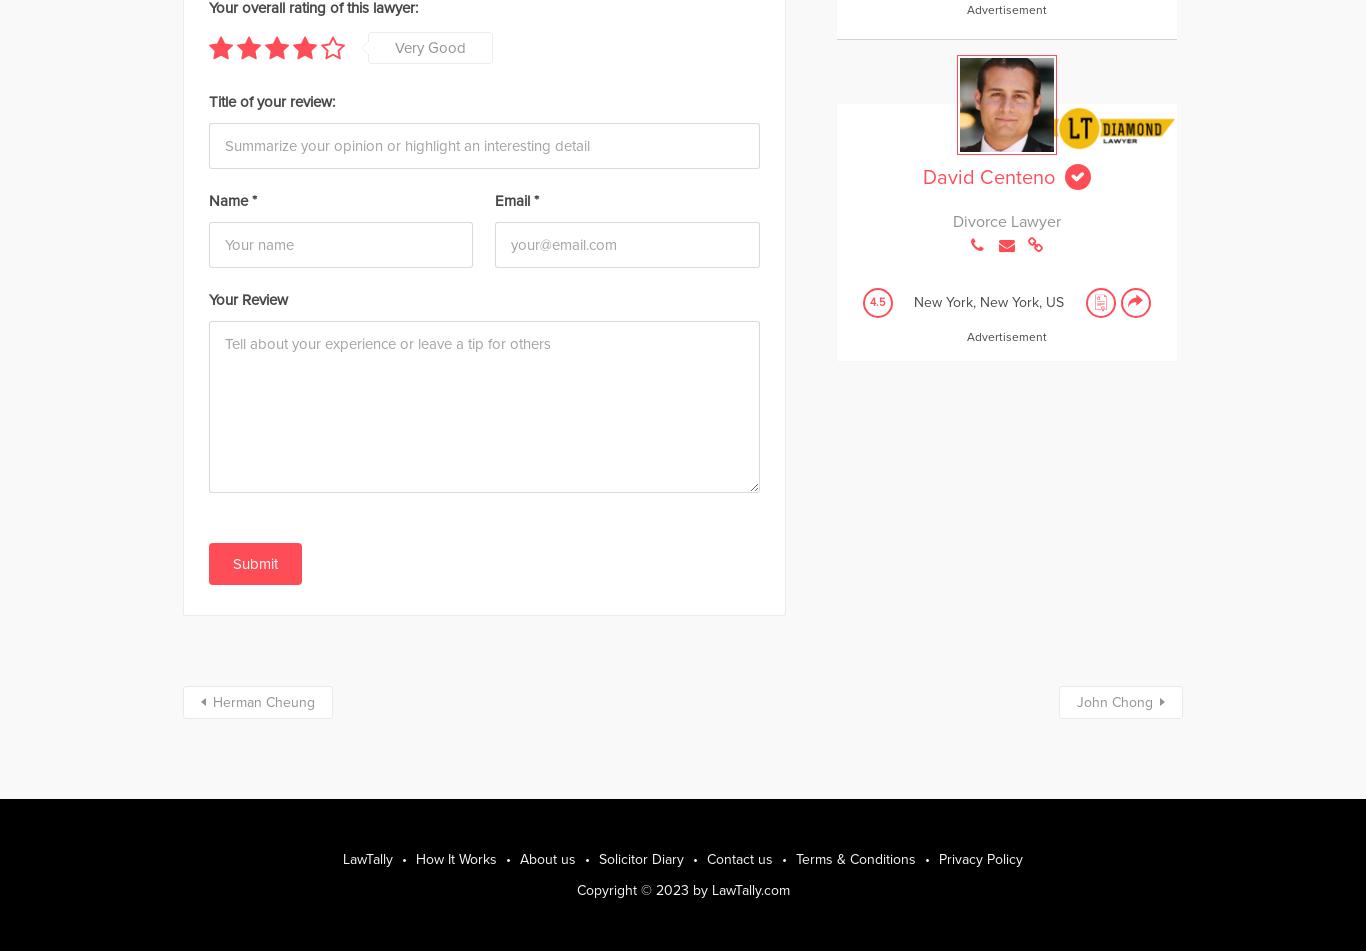  What do you see at coordinates (520, 857) in the screenshot?
I see `'About us'` at bounding box center [520, 857].